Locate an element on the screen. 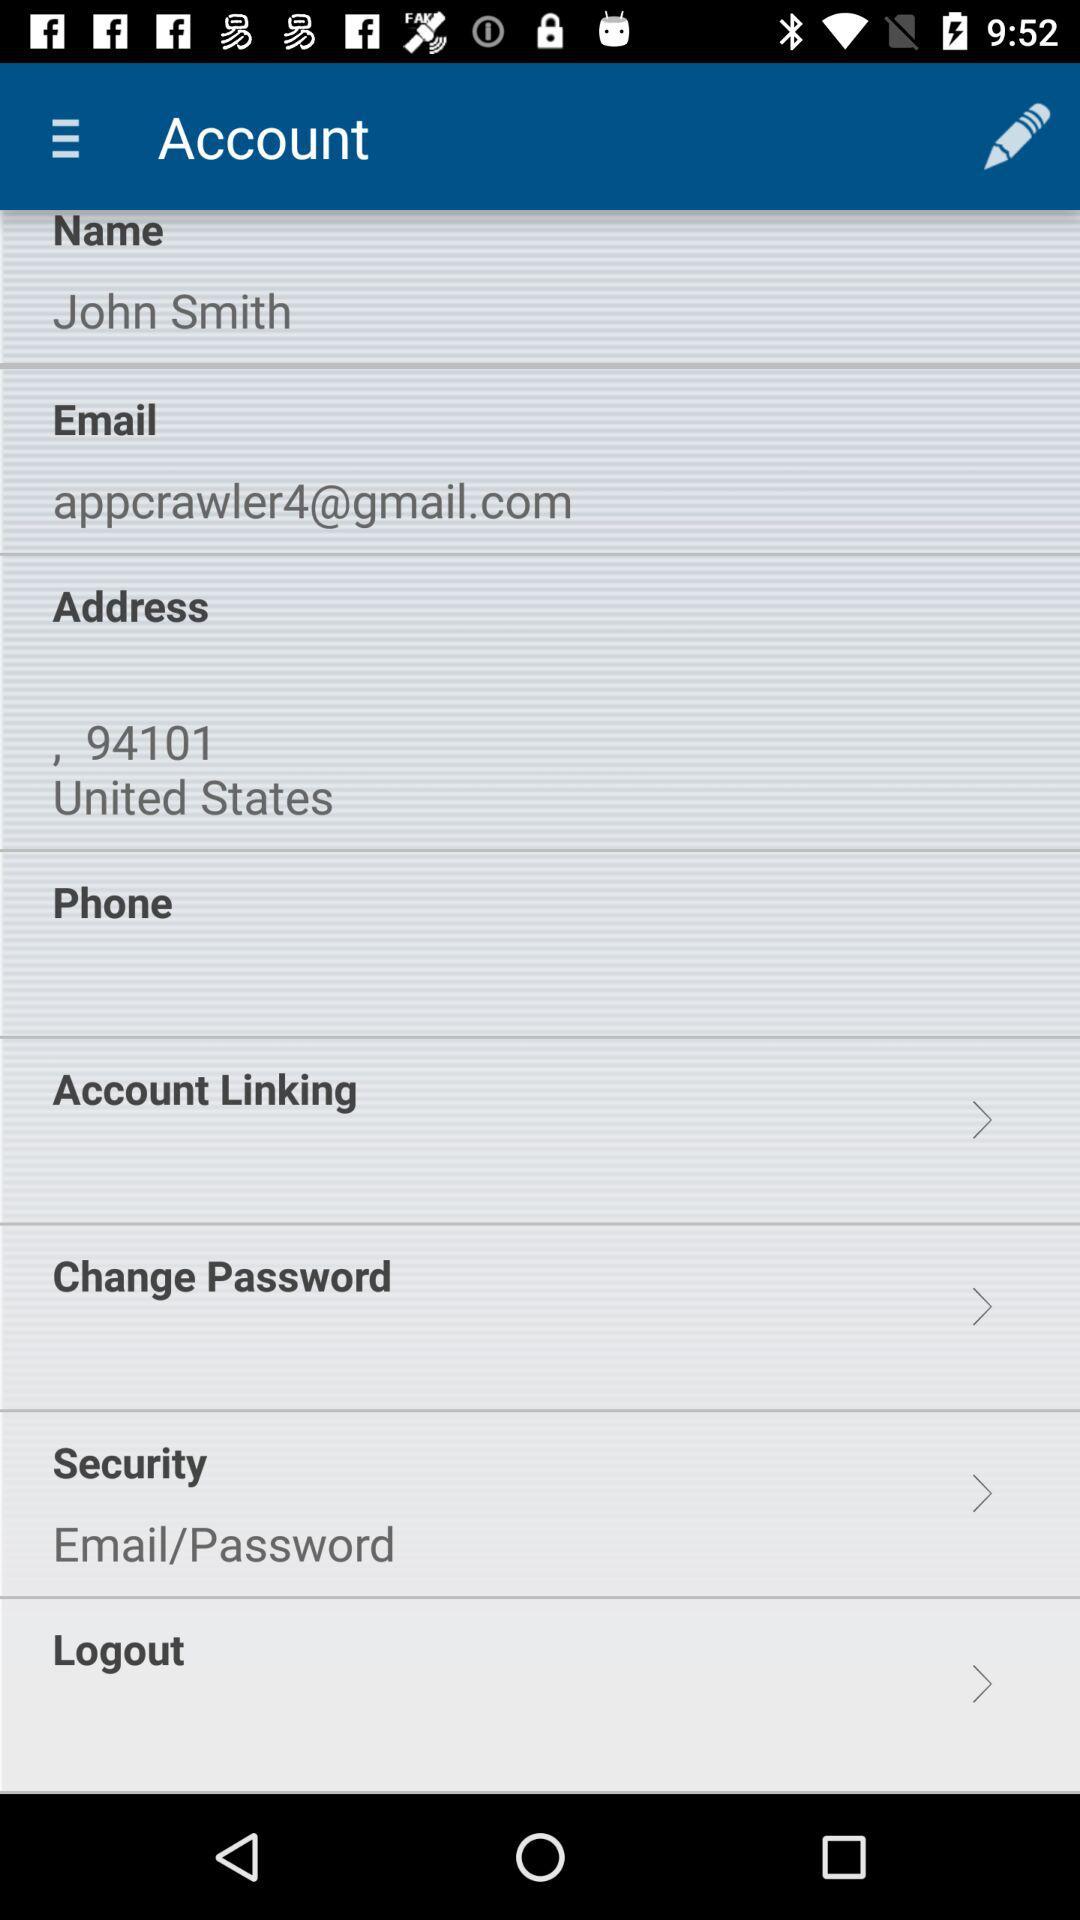 The height and width of the screenshot is (1920, 1080). logout item is located at coordinates (118, 1648).